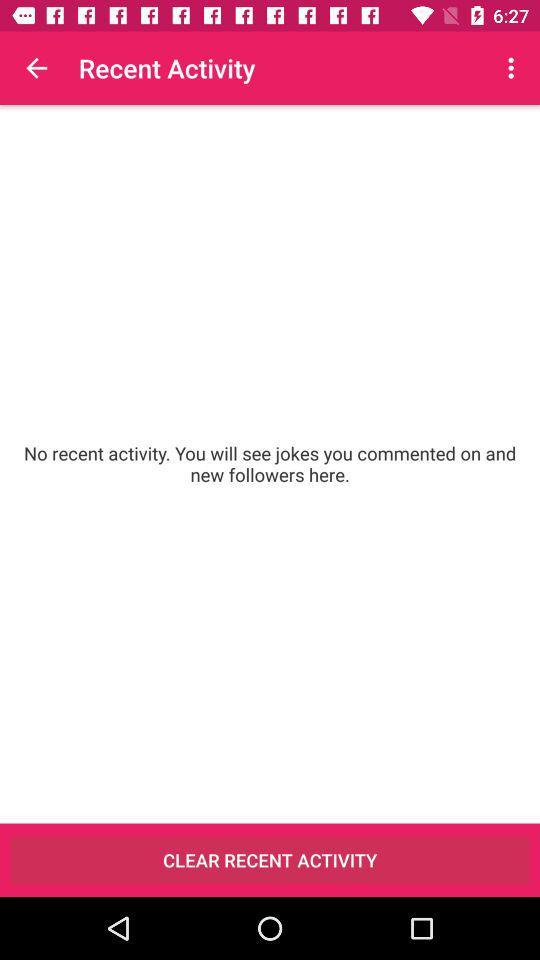  What do you see at coordinates (513, 68) in the screenshot?
I see `the icon above the no recent activity item` at bounding box center [513, 68].